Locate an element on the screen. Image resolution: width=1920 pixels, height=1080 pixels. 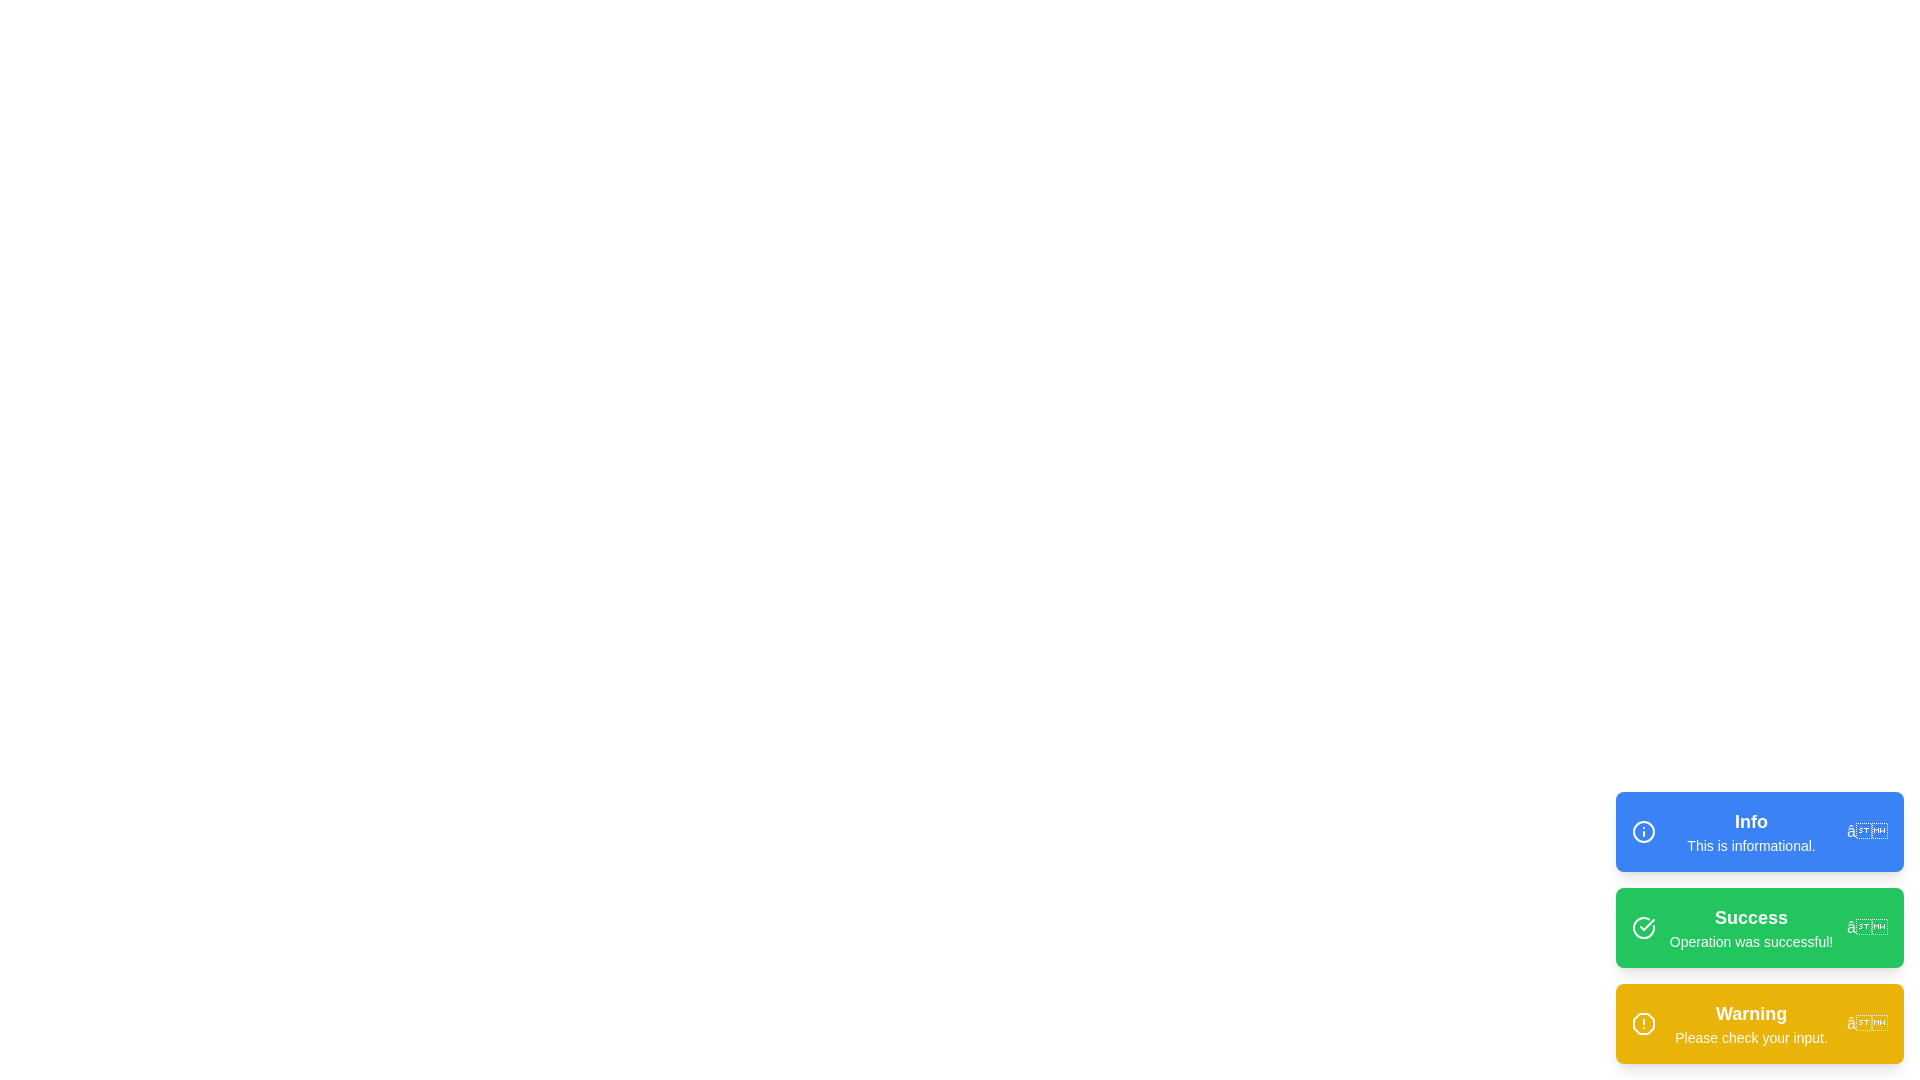
the close button (cross icon) on the notification box is located at coordinates (1866, 832).